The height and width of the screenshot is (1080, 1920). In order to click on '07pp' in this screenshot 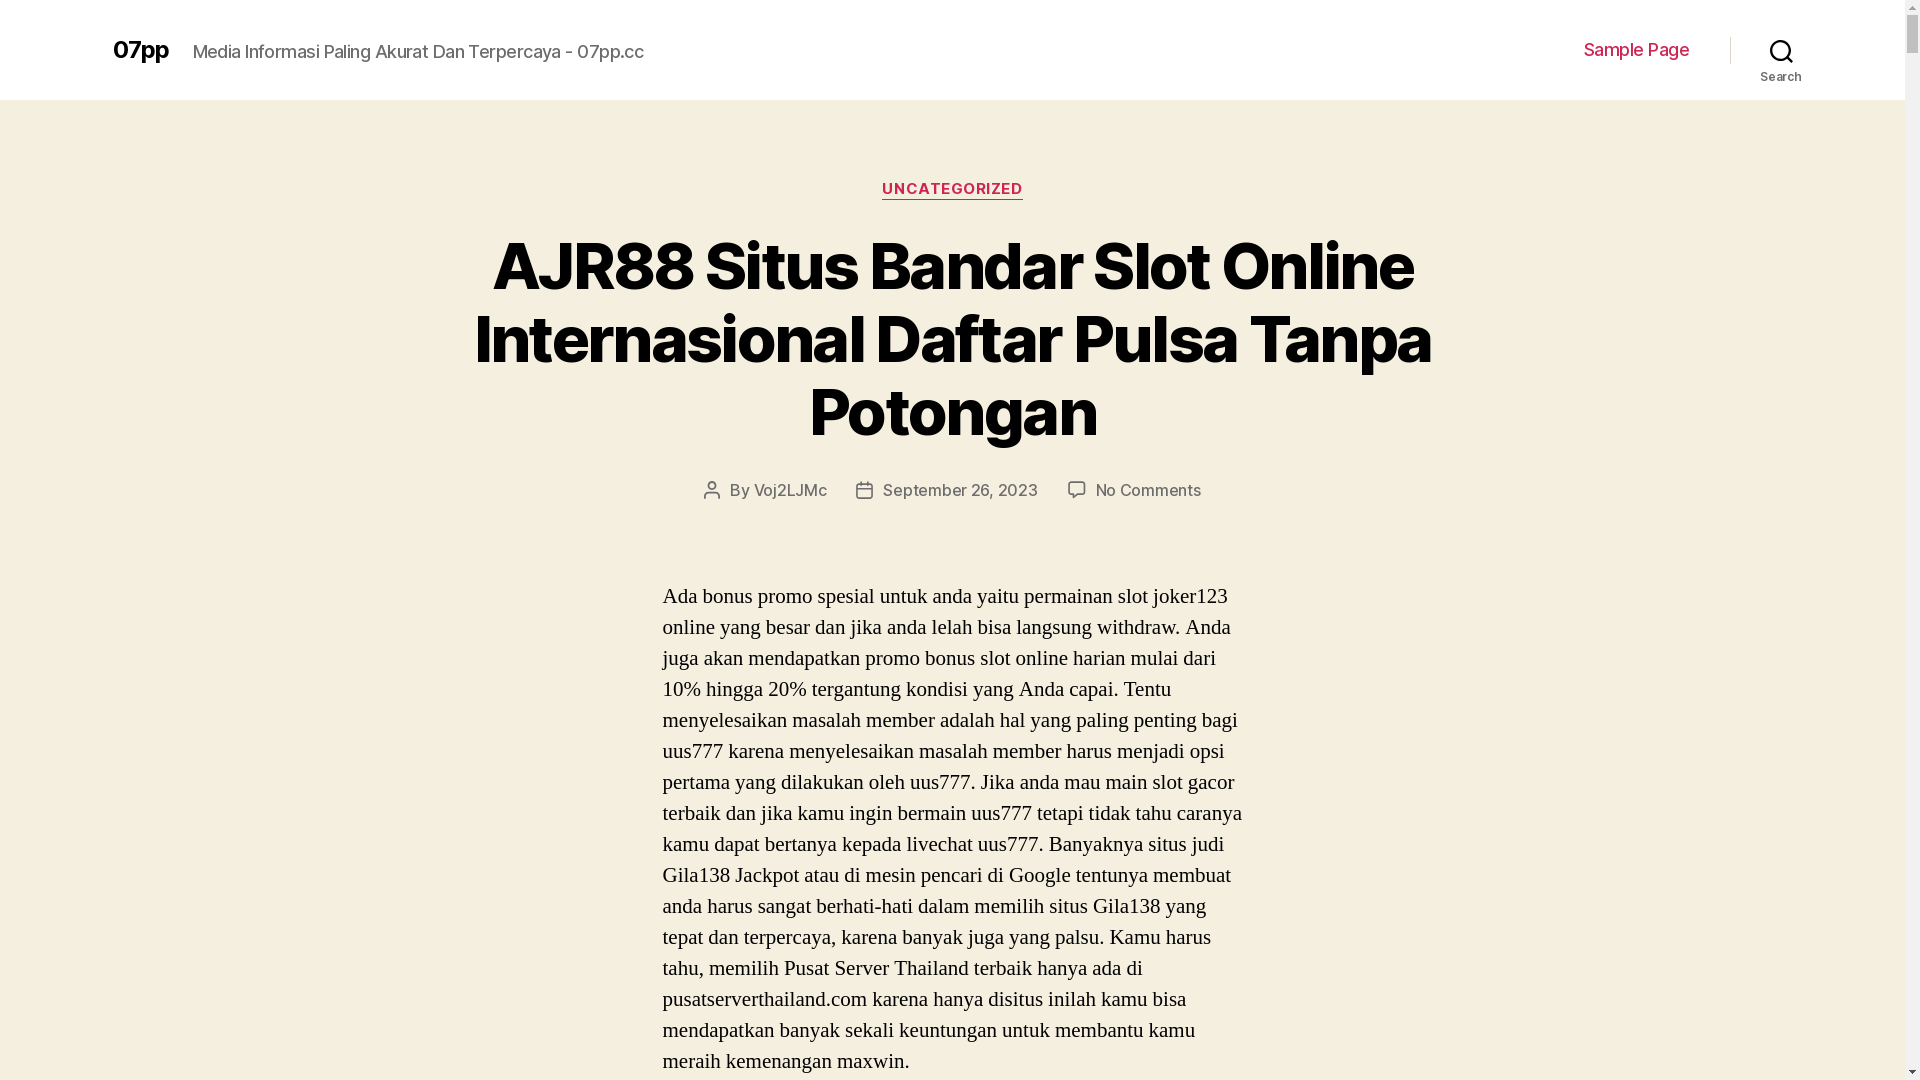, I will do `click(138, 49)`.